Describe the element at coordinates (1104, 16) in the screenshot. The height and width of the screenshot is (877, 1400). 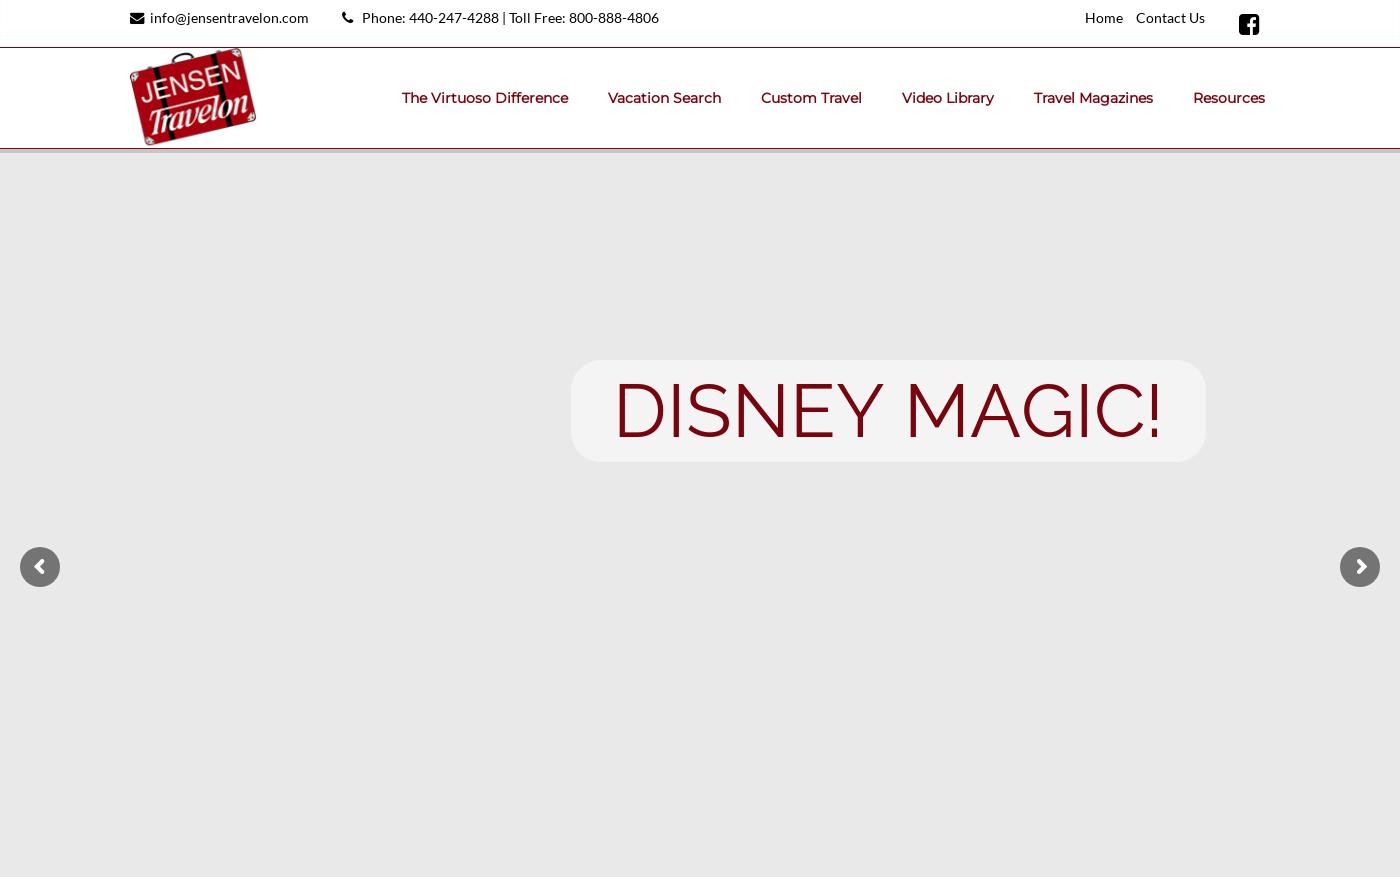
I see `'Home'` at that location.